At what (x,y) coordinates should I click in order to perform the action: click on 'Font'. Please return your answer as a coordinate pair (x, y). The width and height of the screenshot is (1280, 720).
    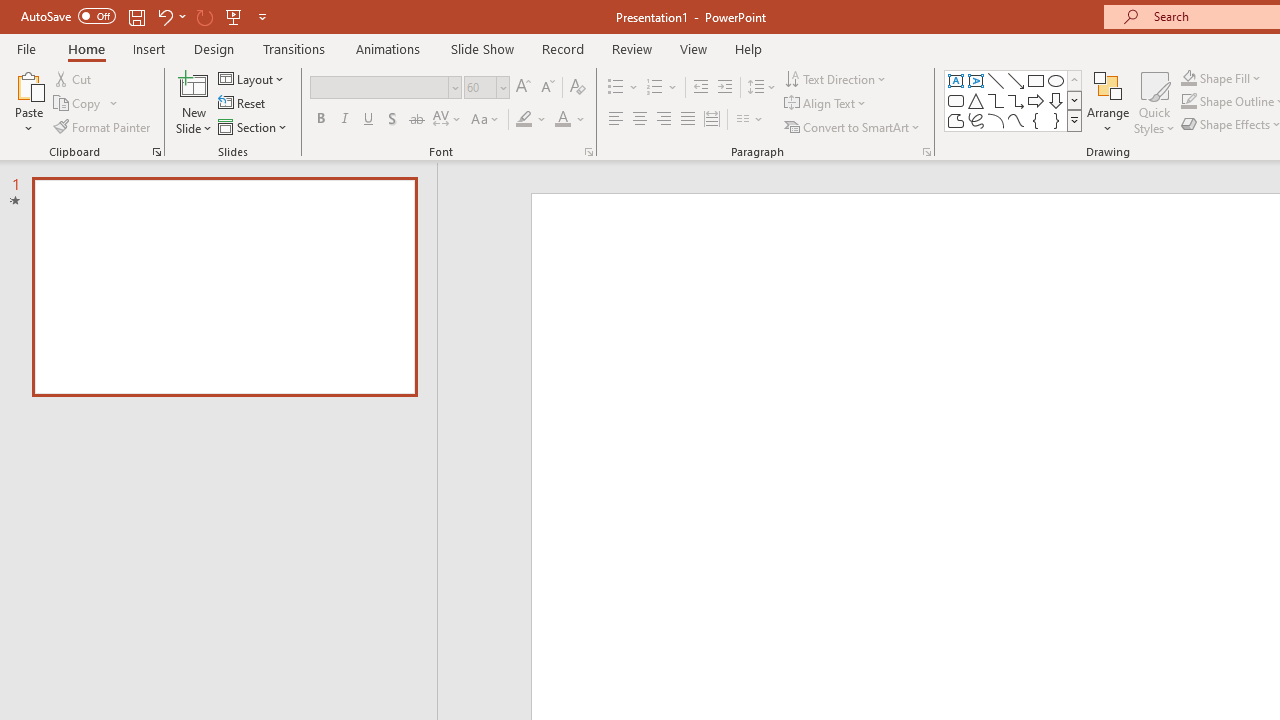
    Looking at the image, I should click on (379, 86).